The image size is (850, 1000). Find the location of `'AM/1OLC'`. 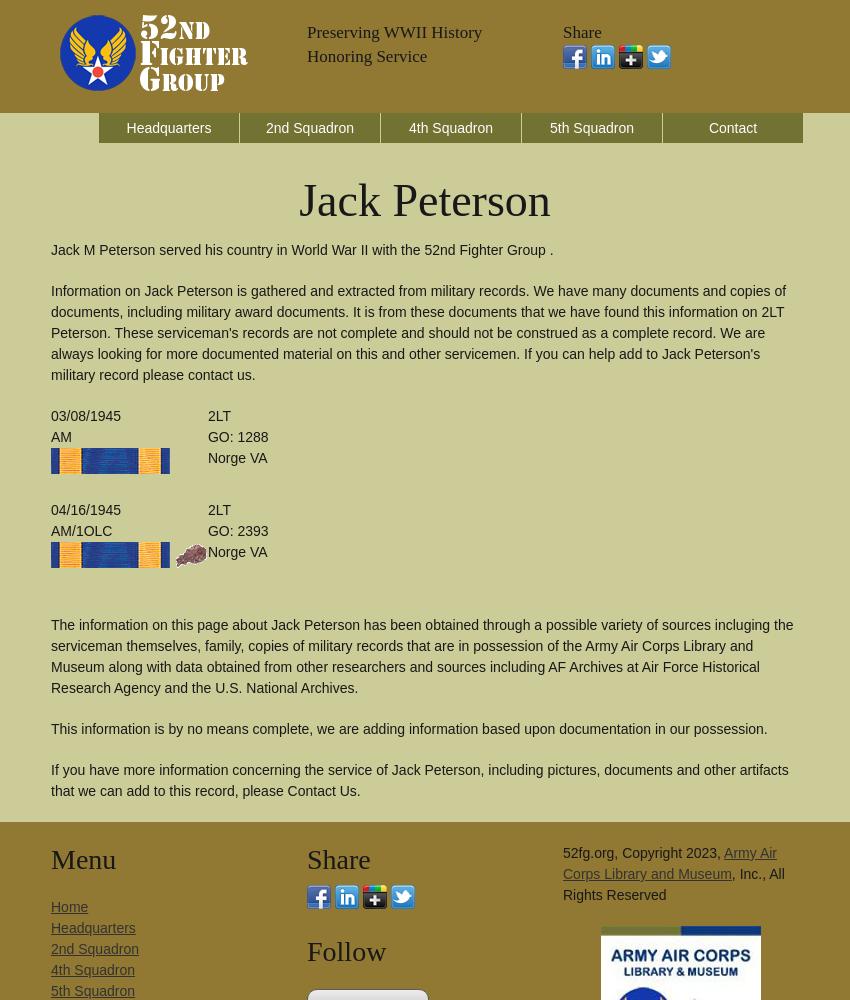

'AM/1OLC' is located at coordinates (81, 531).